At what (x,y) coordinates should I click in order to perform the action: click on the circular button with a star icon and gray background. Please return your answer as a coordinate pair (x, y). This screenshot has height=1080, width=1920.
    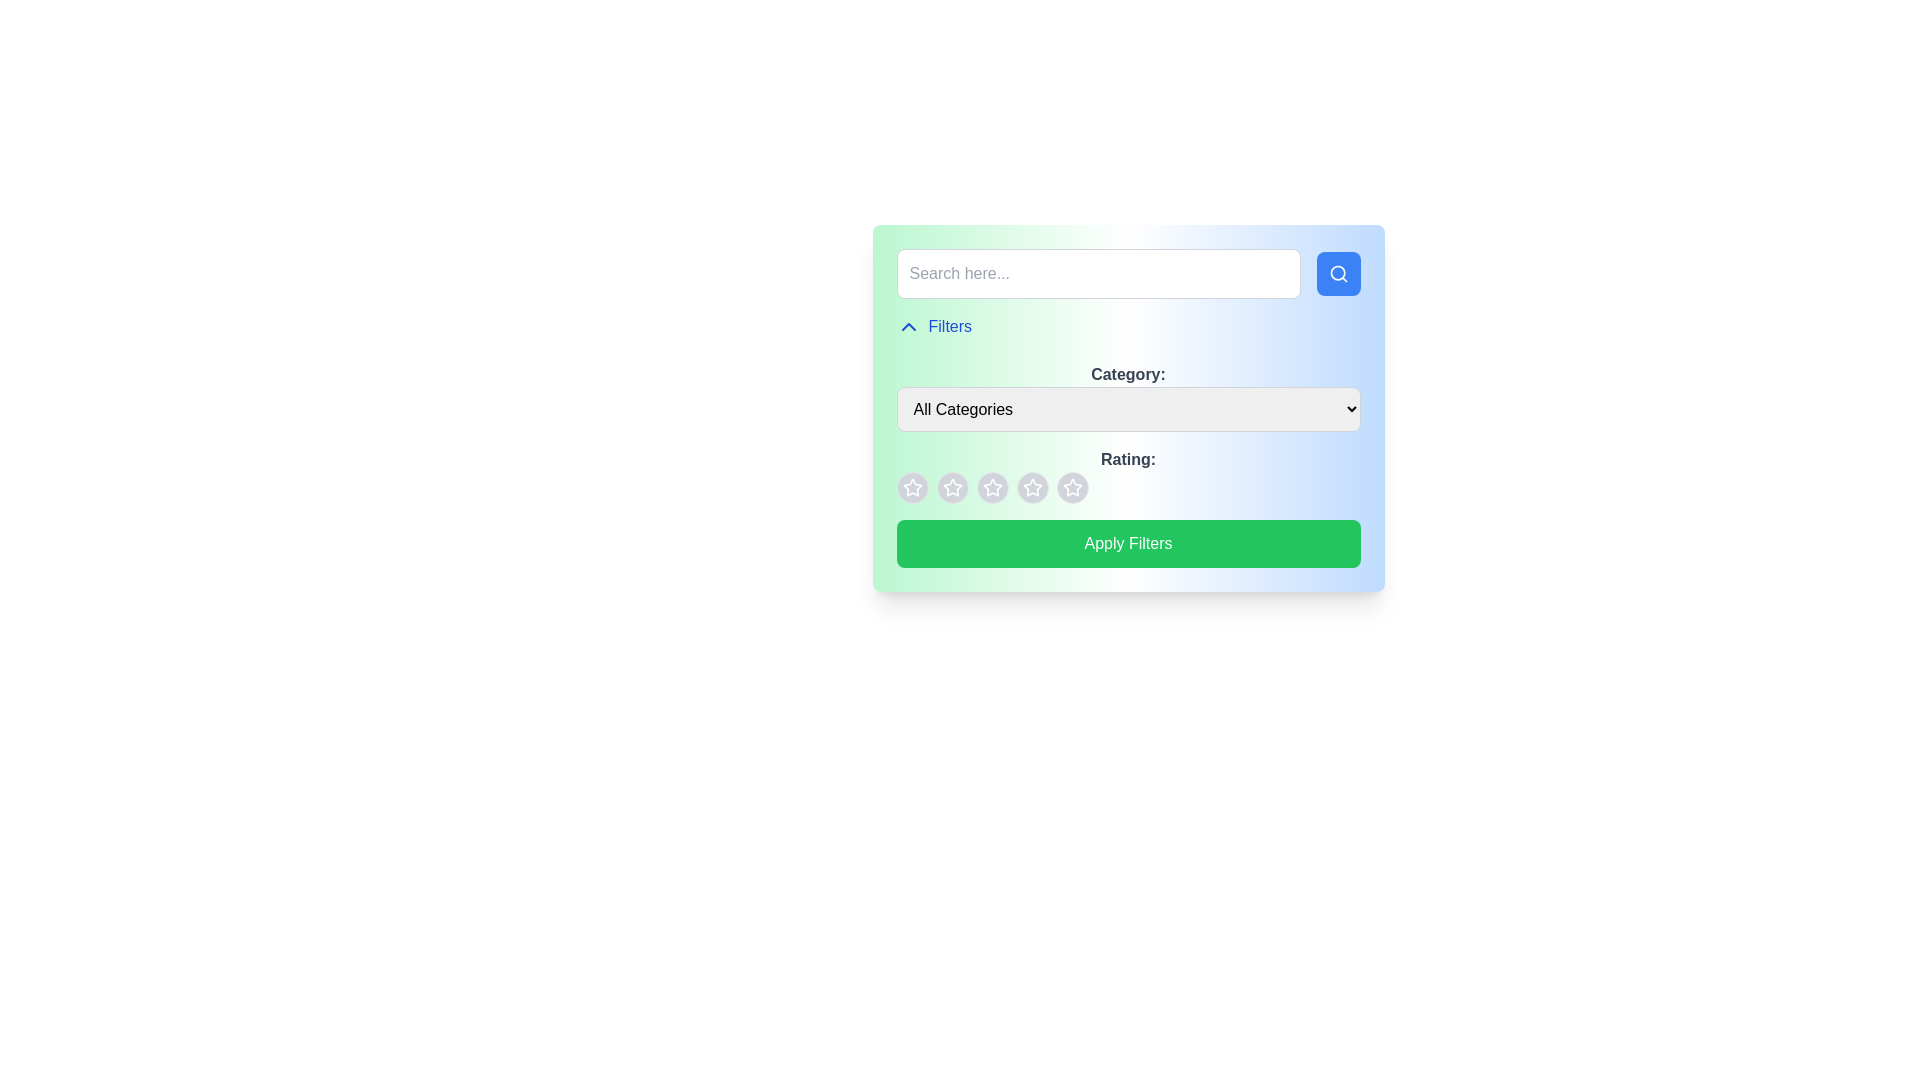
    Looking at the image, I should click on (951, 488).